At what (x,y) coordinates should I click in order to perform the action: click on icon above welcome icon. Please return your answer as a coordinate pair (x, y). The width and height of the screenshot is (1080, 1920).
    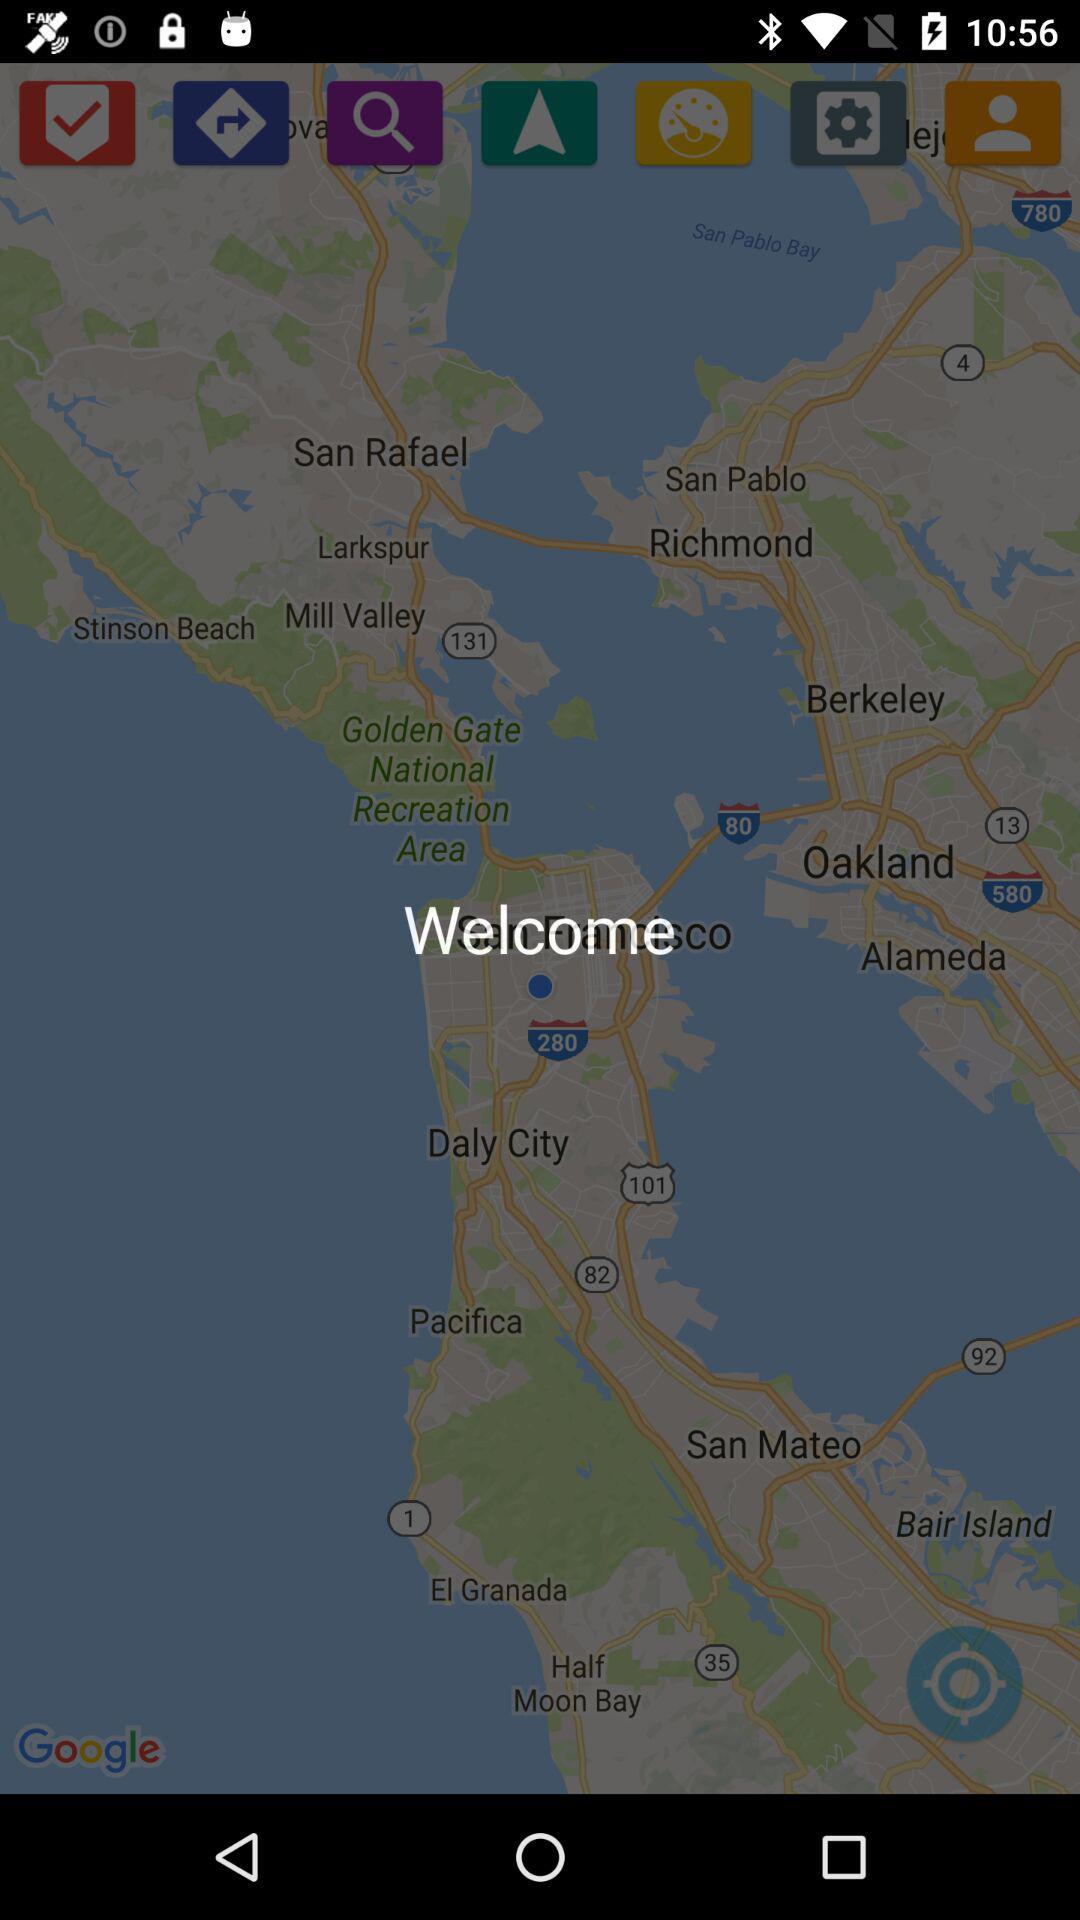
    Looking at the image, I should click on (384, 121).